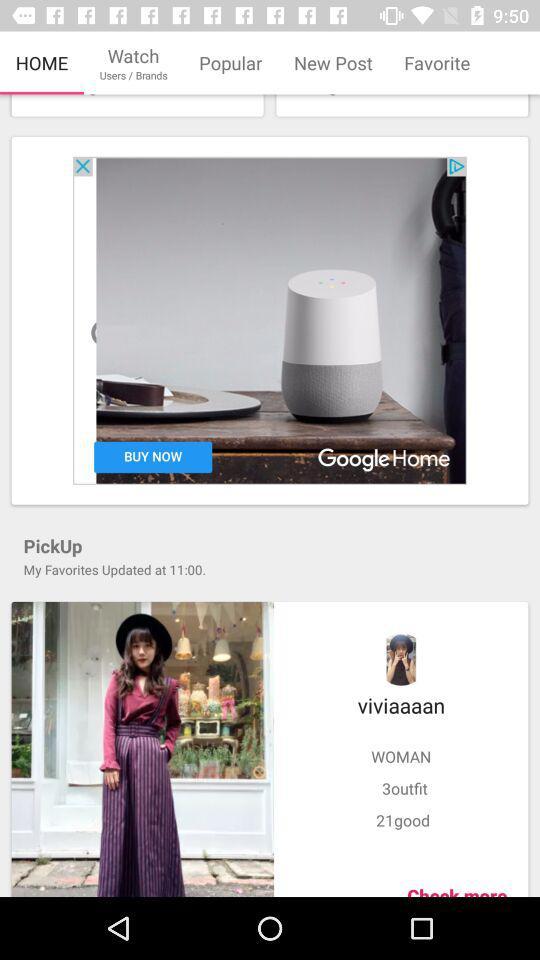 The height and width of the screenshot is (960, 540). Describe the element at coordinates (401, 658) in the screenshot. I see `the image which is above viviaaaan` at that location.